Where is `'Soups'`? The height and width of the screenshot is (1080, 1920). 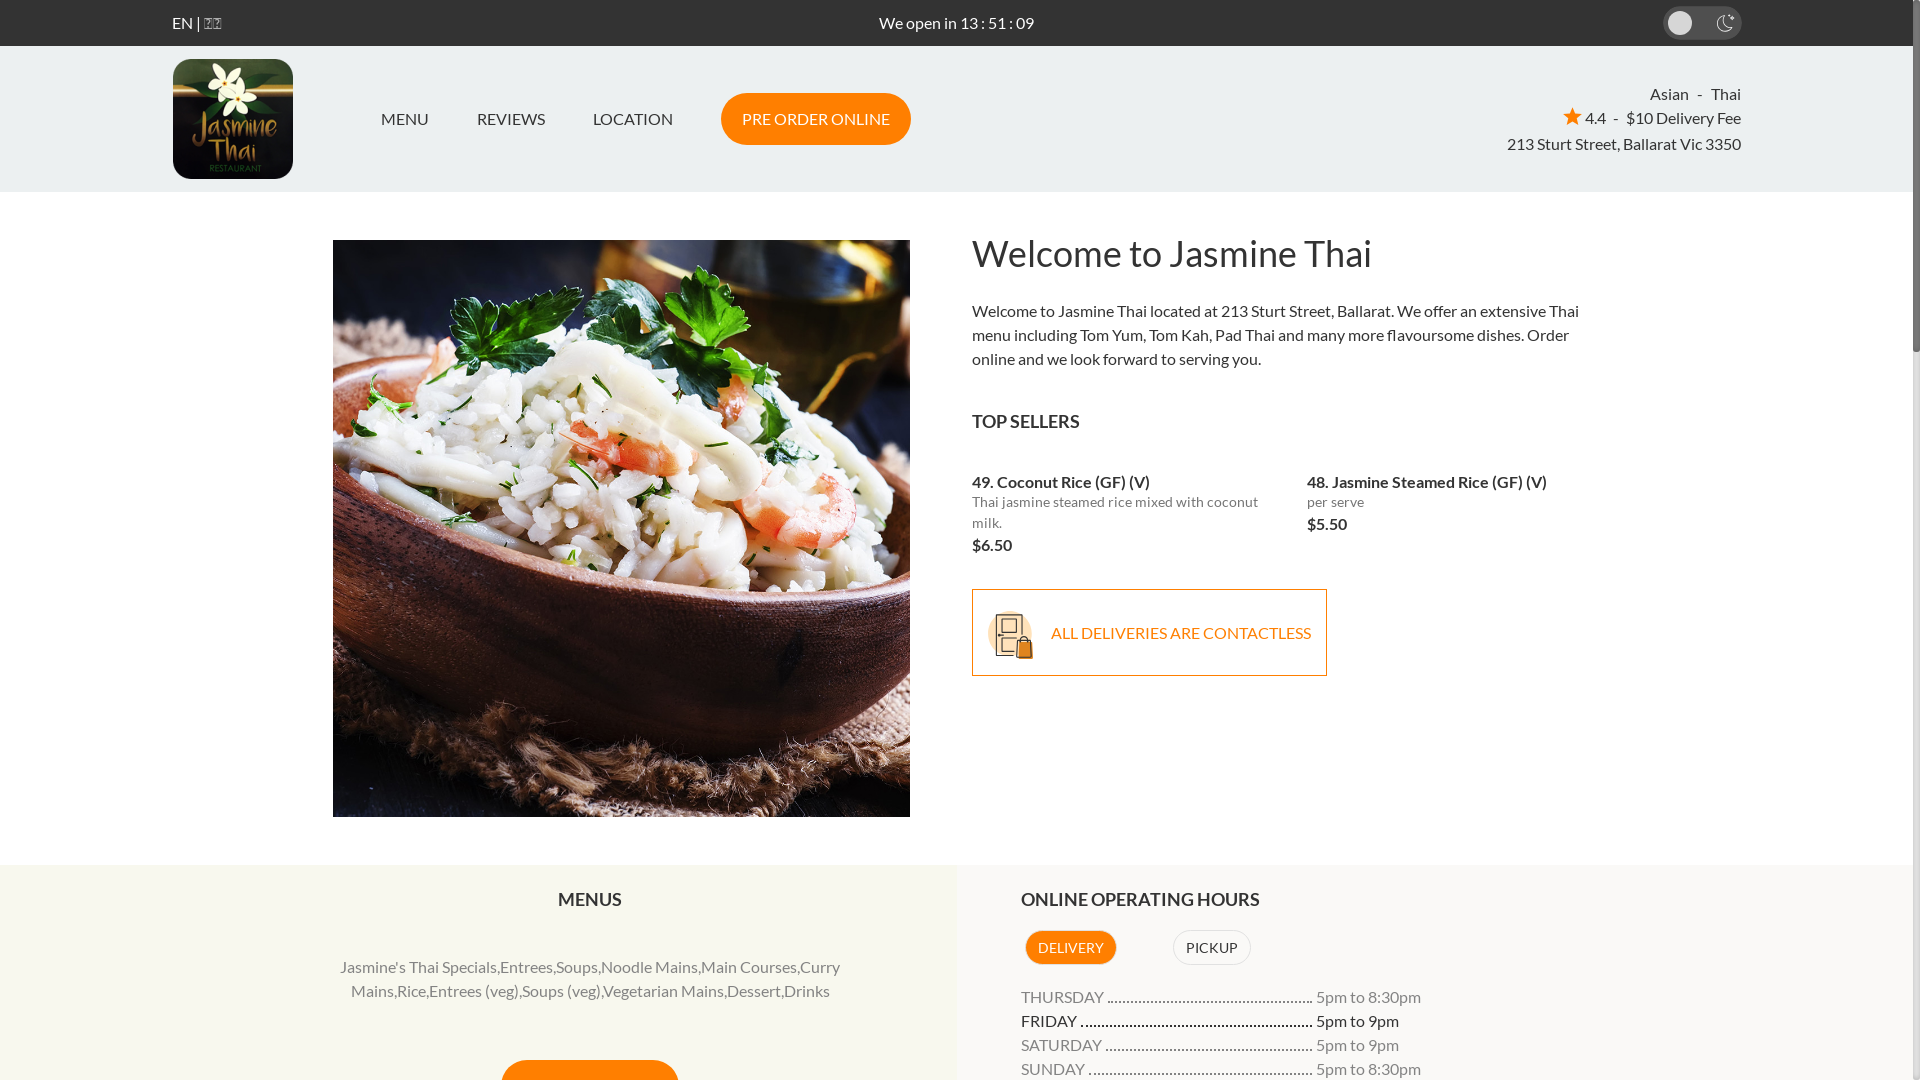 'Soups' is located at coordinates (575, 965).